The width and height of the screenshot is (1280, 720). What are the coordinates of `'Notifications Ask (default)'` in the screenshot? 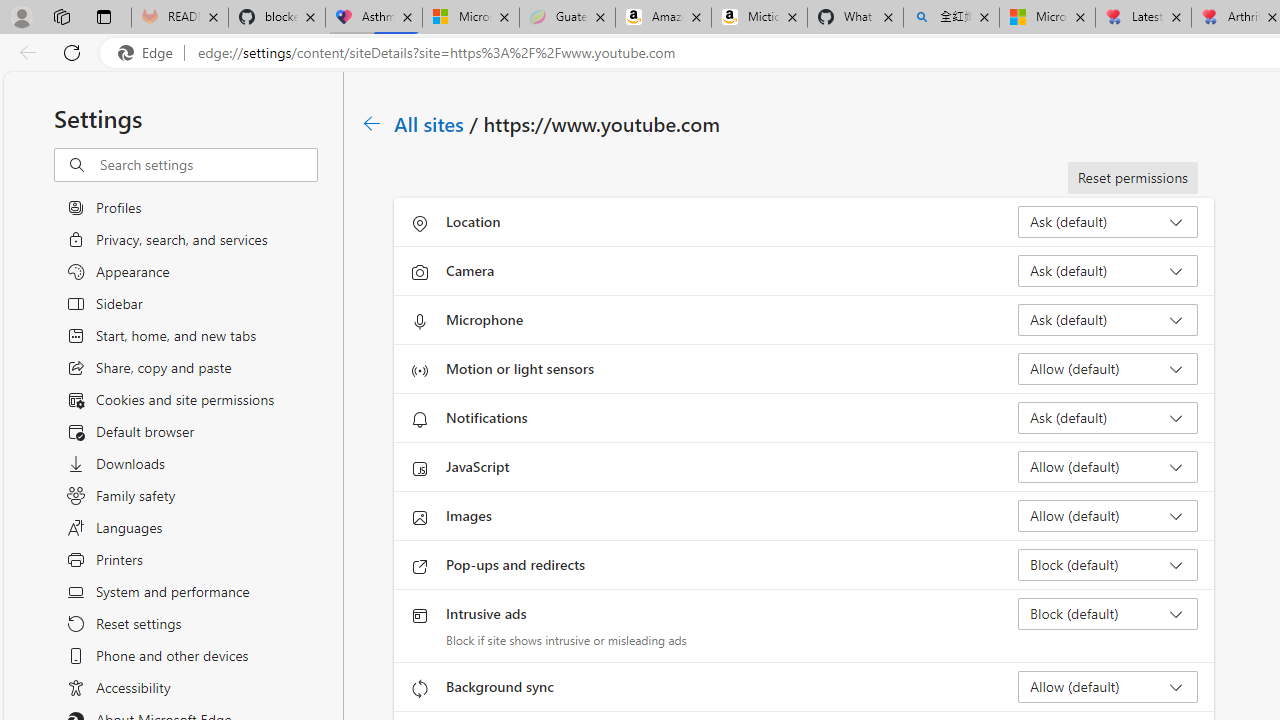 It's located at (1106, 416).